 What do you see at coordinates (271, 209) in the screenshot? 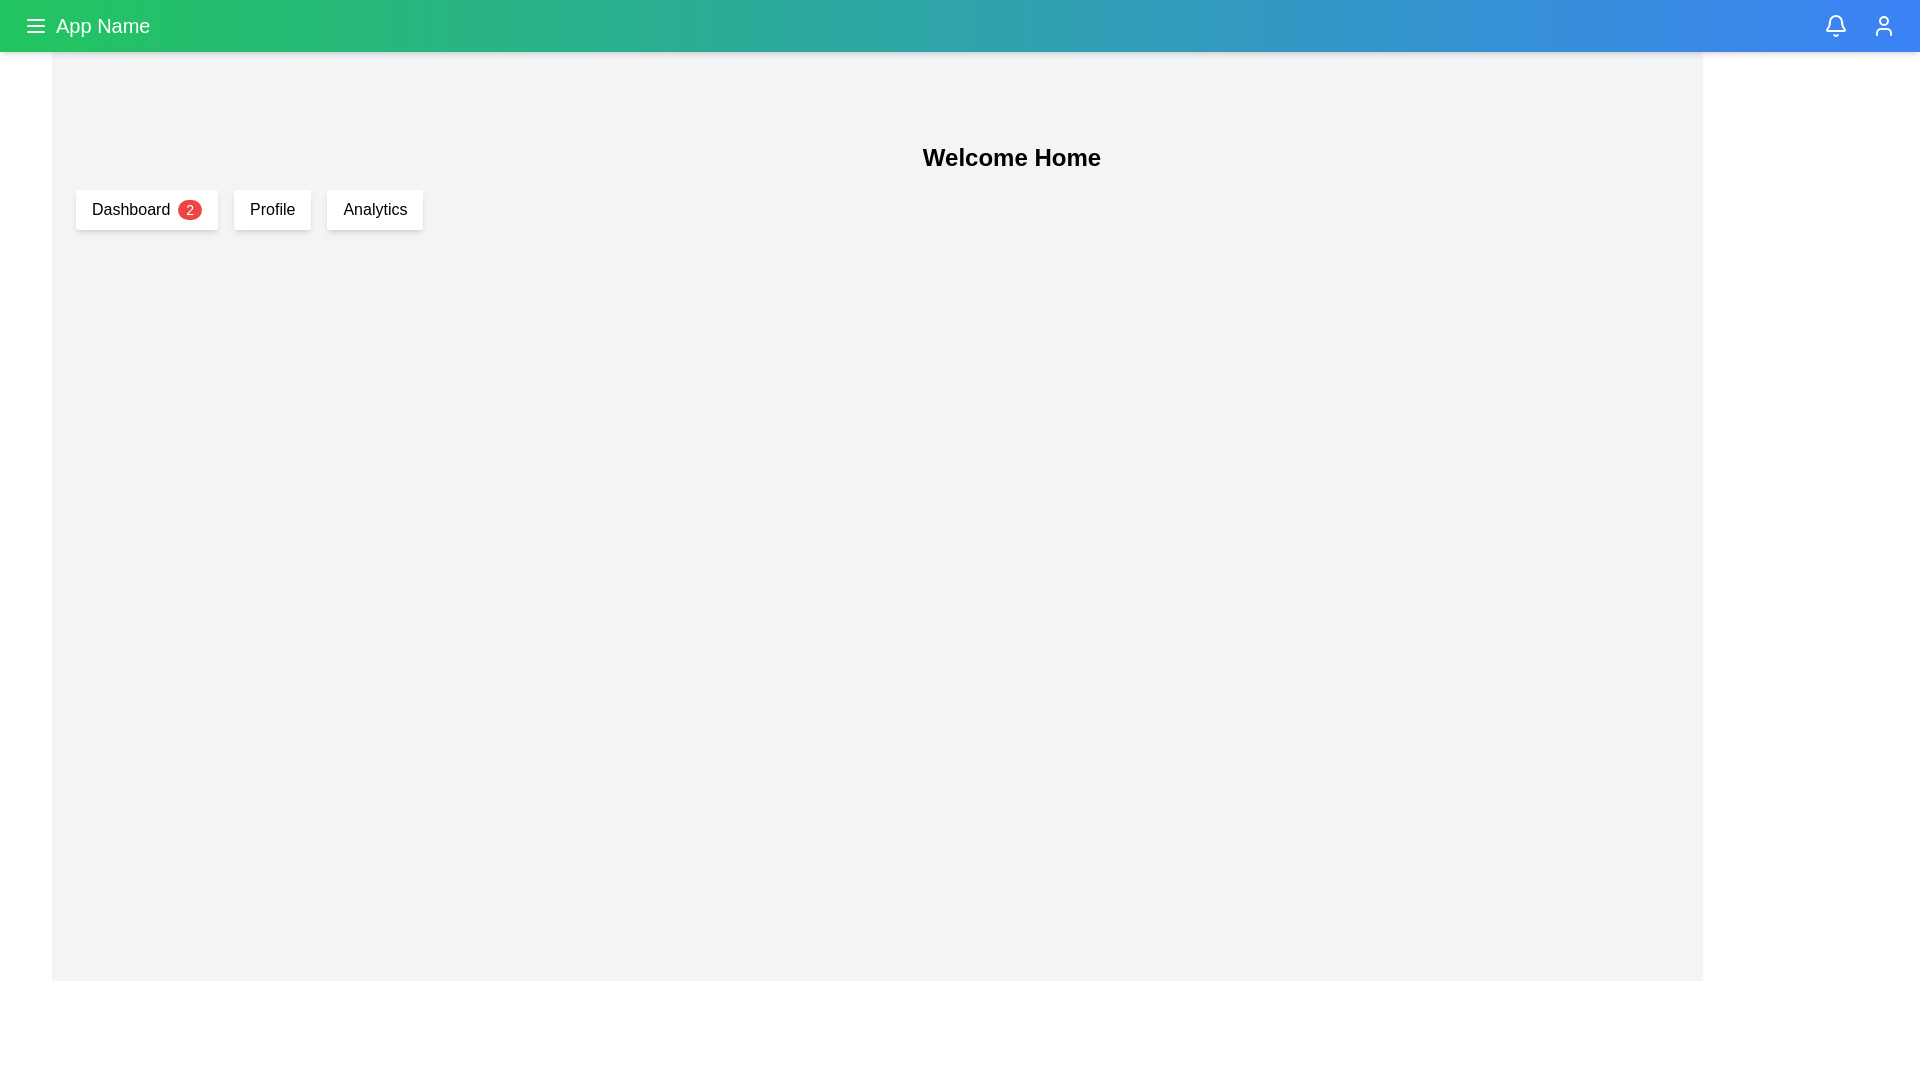
I see `the 'Profile' navigation button located between the 'Dashboard' button with a red badge and the 'Analytics' button, situated under the green-blue header` at bounding box center [271, 209].